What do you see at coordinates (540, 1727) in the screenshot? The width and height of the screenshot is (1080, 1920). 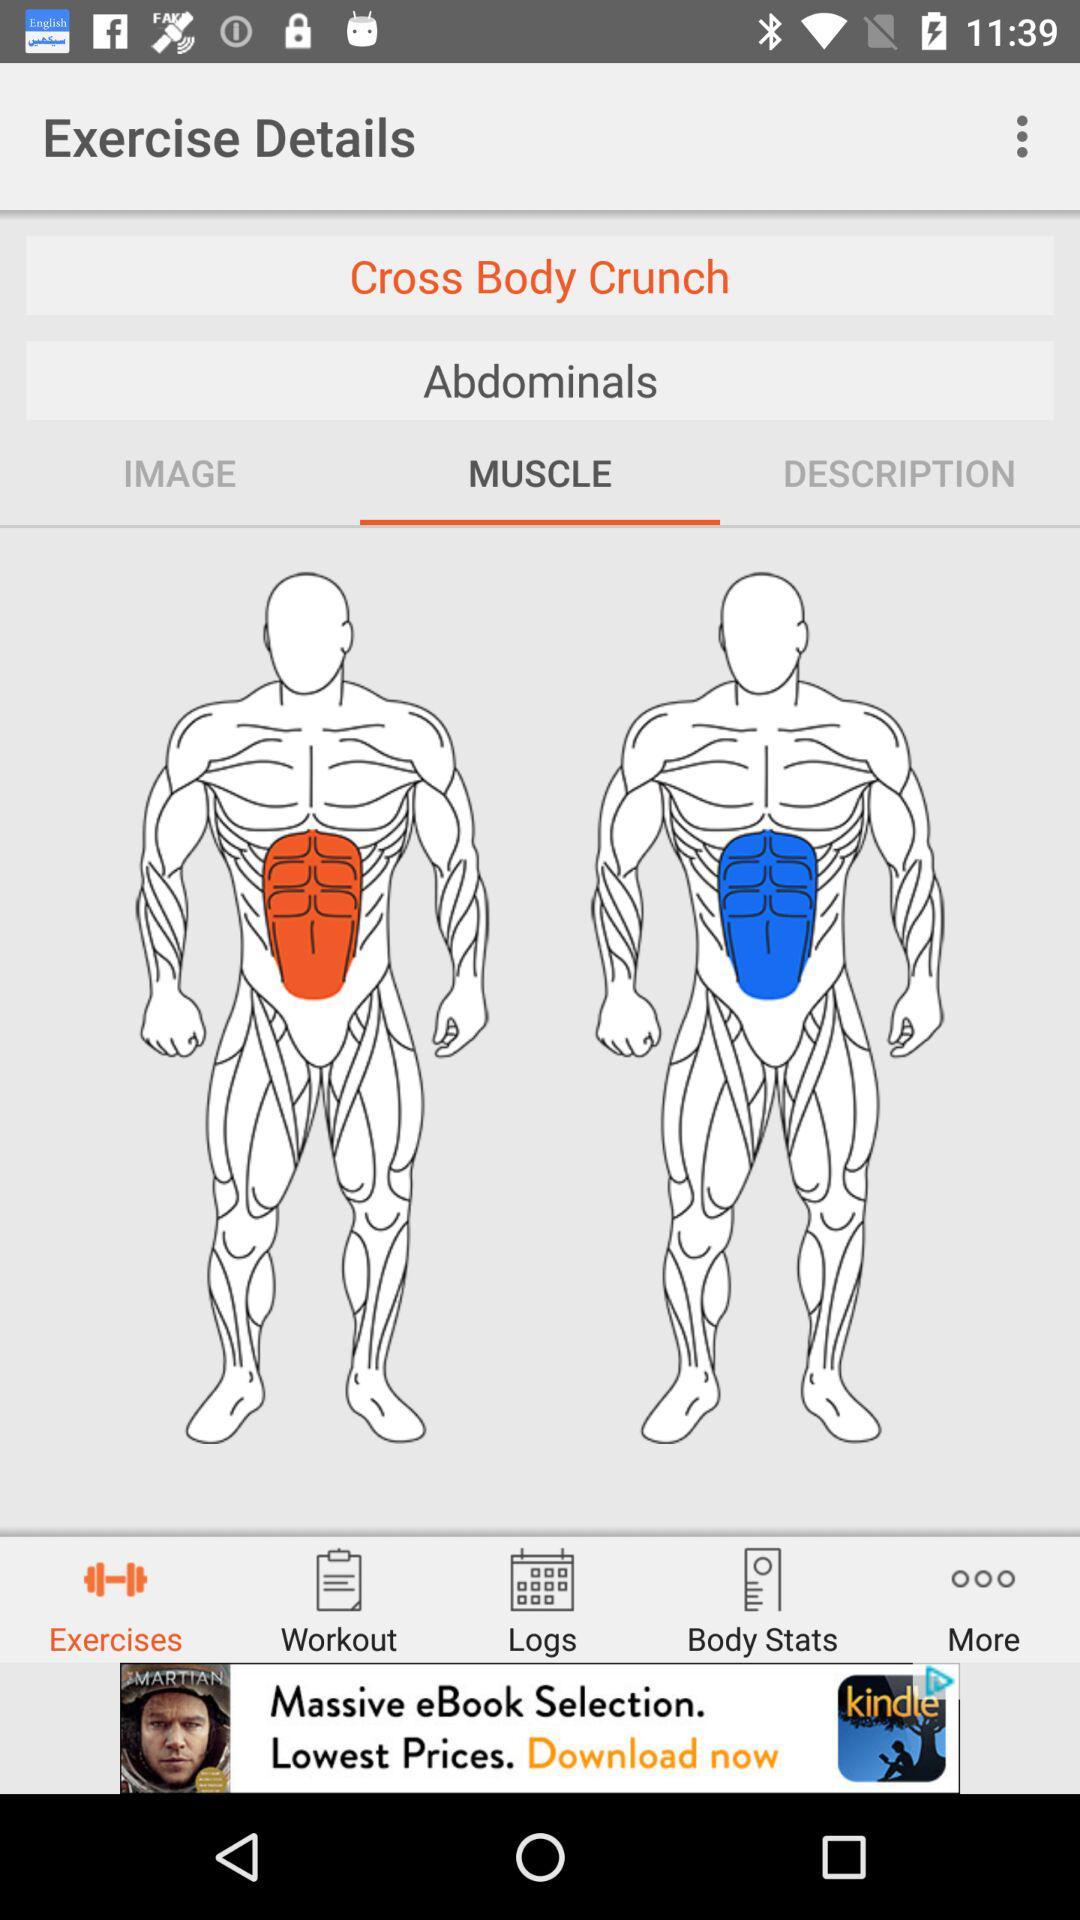 I see `see advertisement` at bounding box center [540, 1727].